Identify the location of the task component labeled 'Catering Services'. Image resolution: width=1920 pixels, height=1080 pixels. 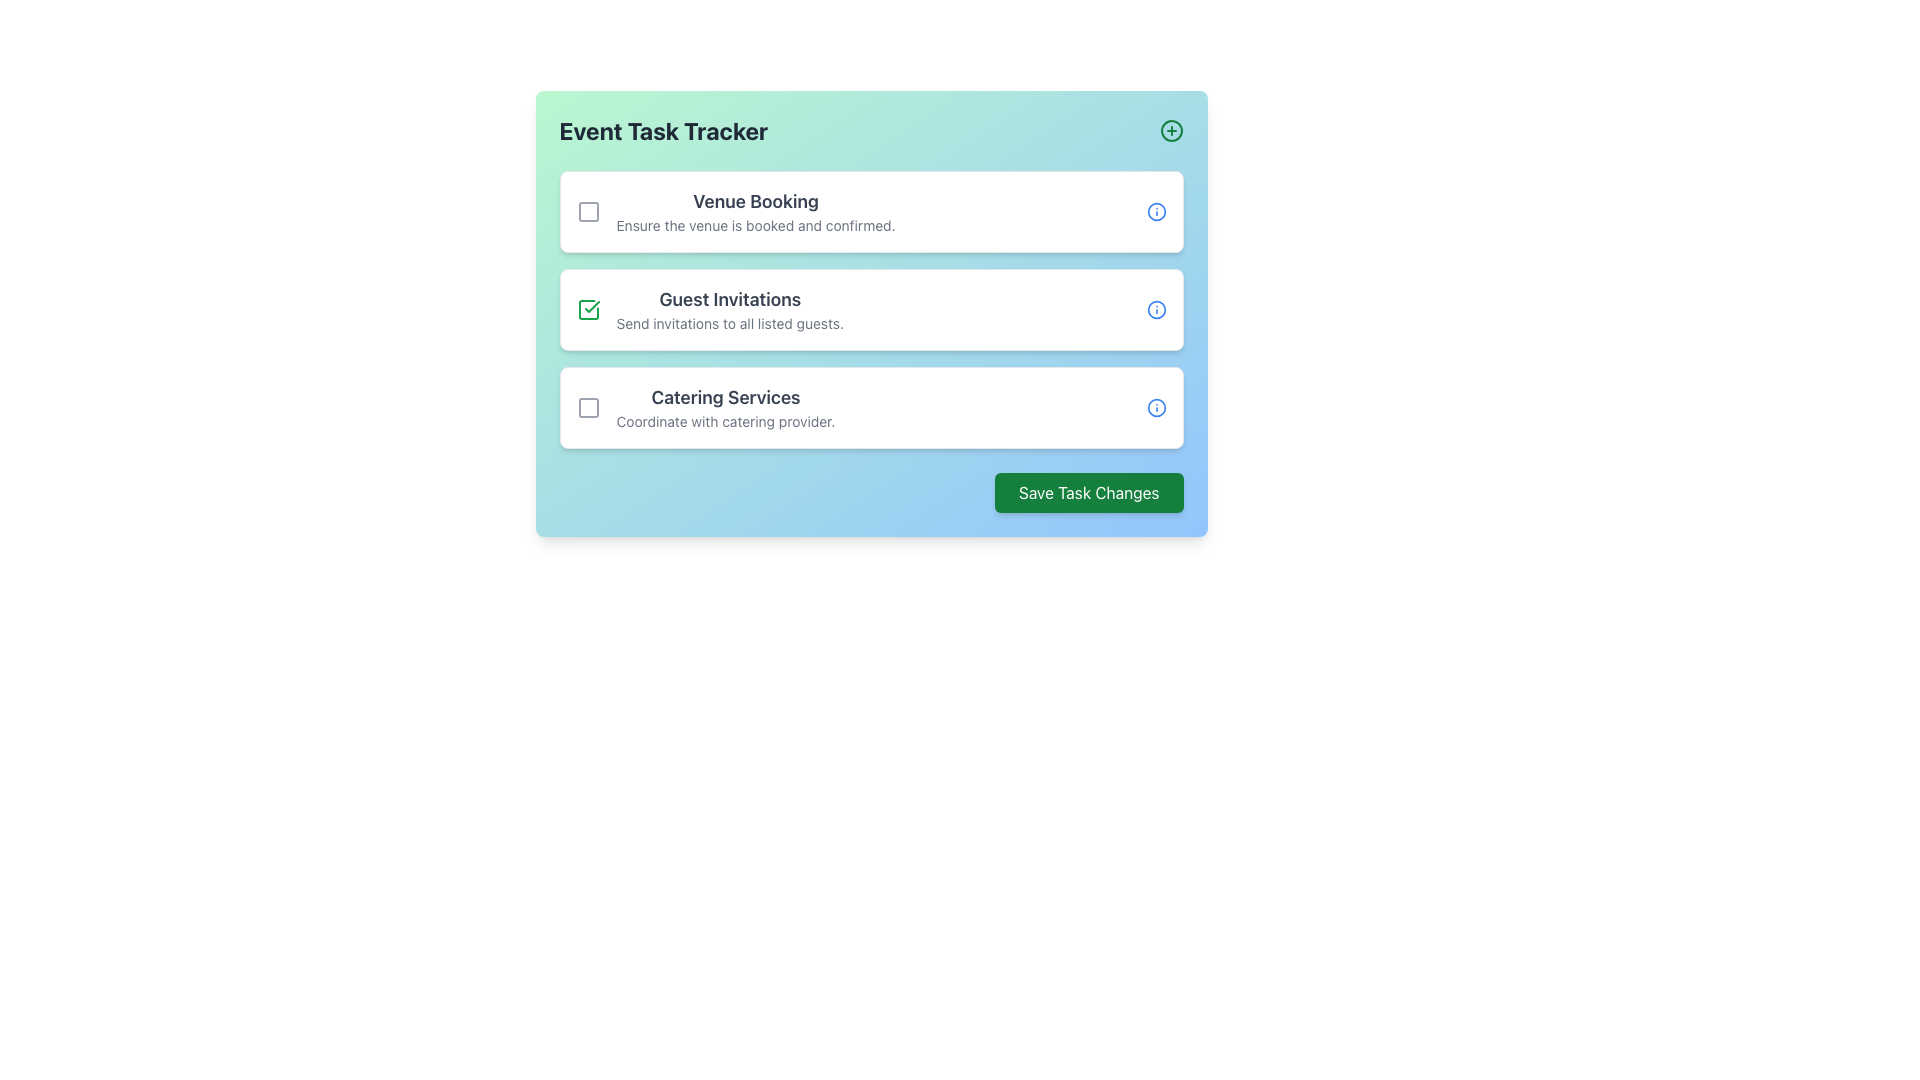
(705, 407).